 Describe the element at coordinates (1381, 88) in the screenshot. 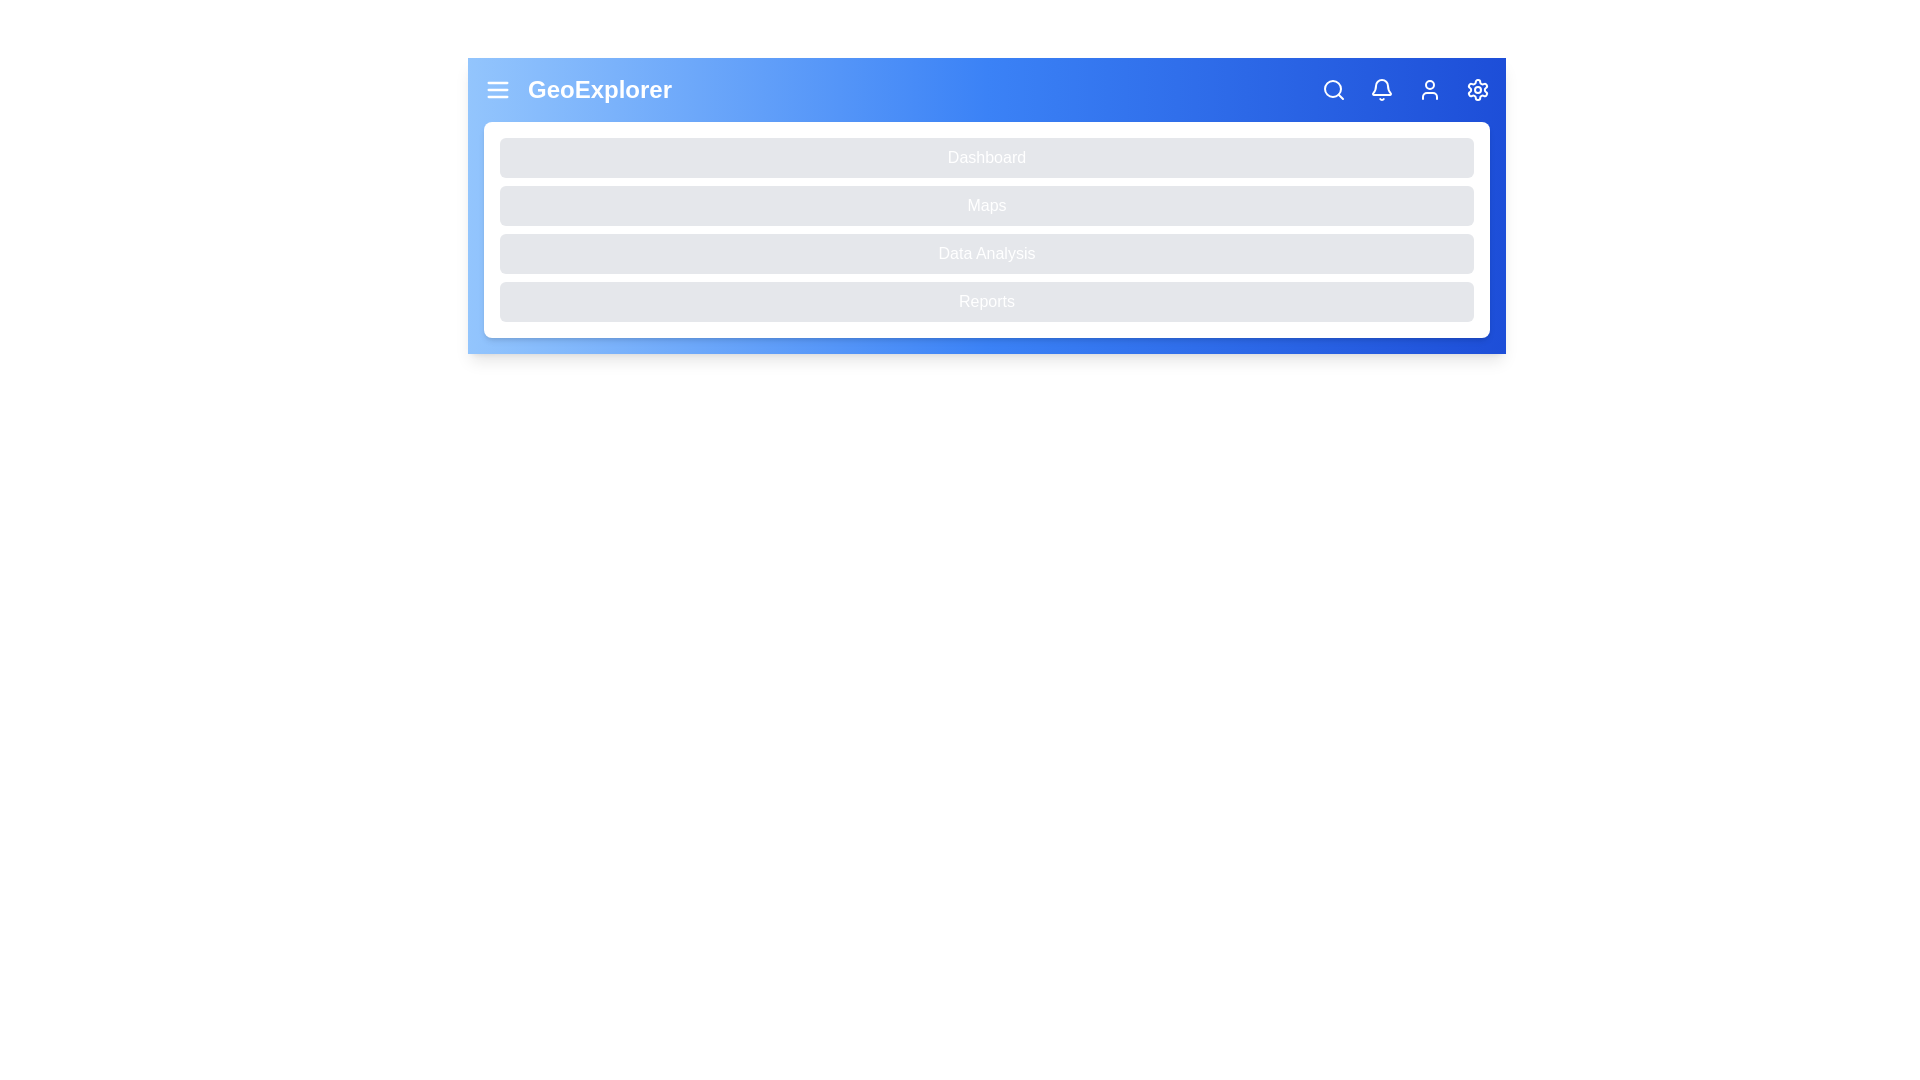

I see `the bell icon to access notifications` at that location.